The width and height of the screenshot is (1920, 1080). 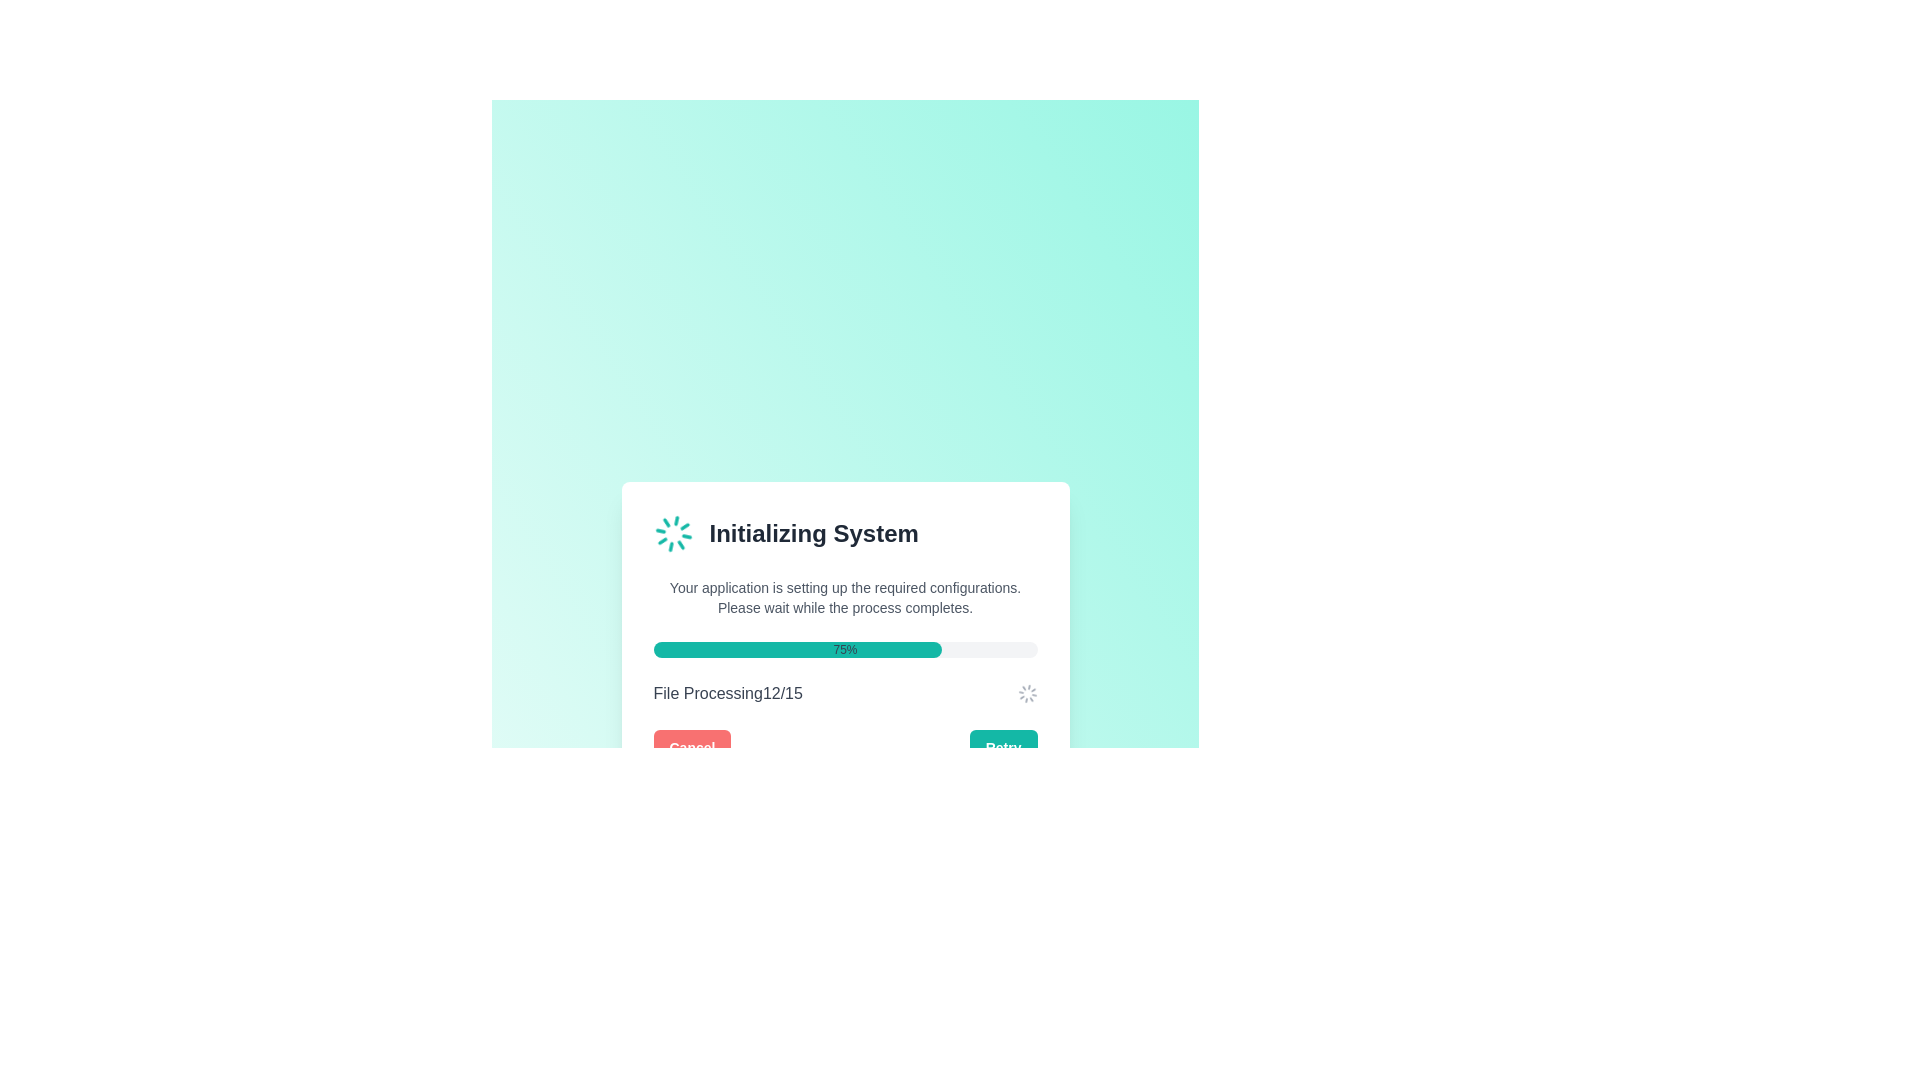 What do you see at coordinates (1003, 748) in the screenshot?
I see `the 'Retry' button, which is a teal rectangular button with white text located in the bottom-right corner of the modal interface` at bounding box center [1003, 748].